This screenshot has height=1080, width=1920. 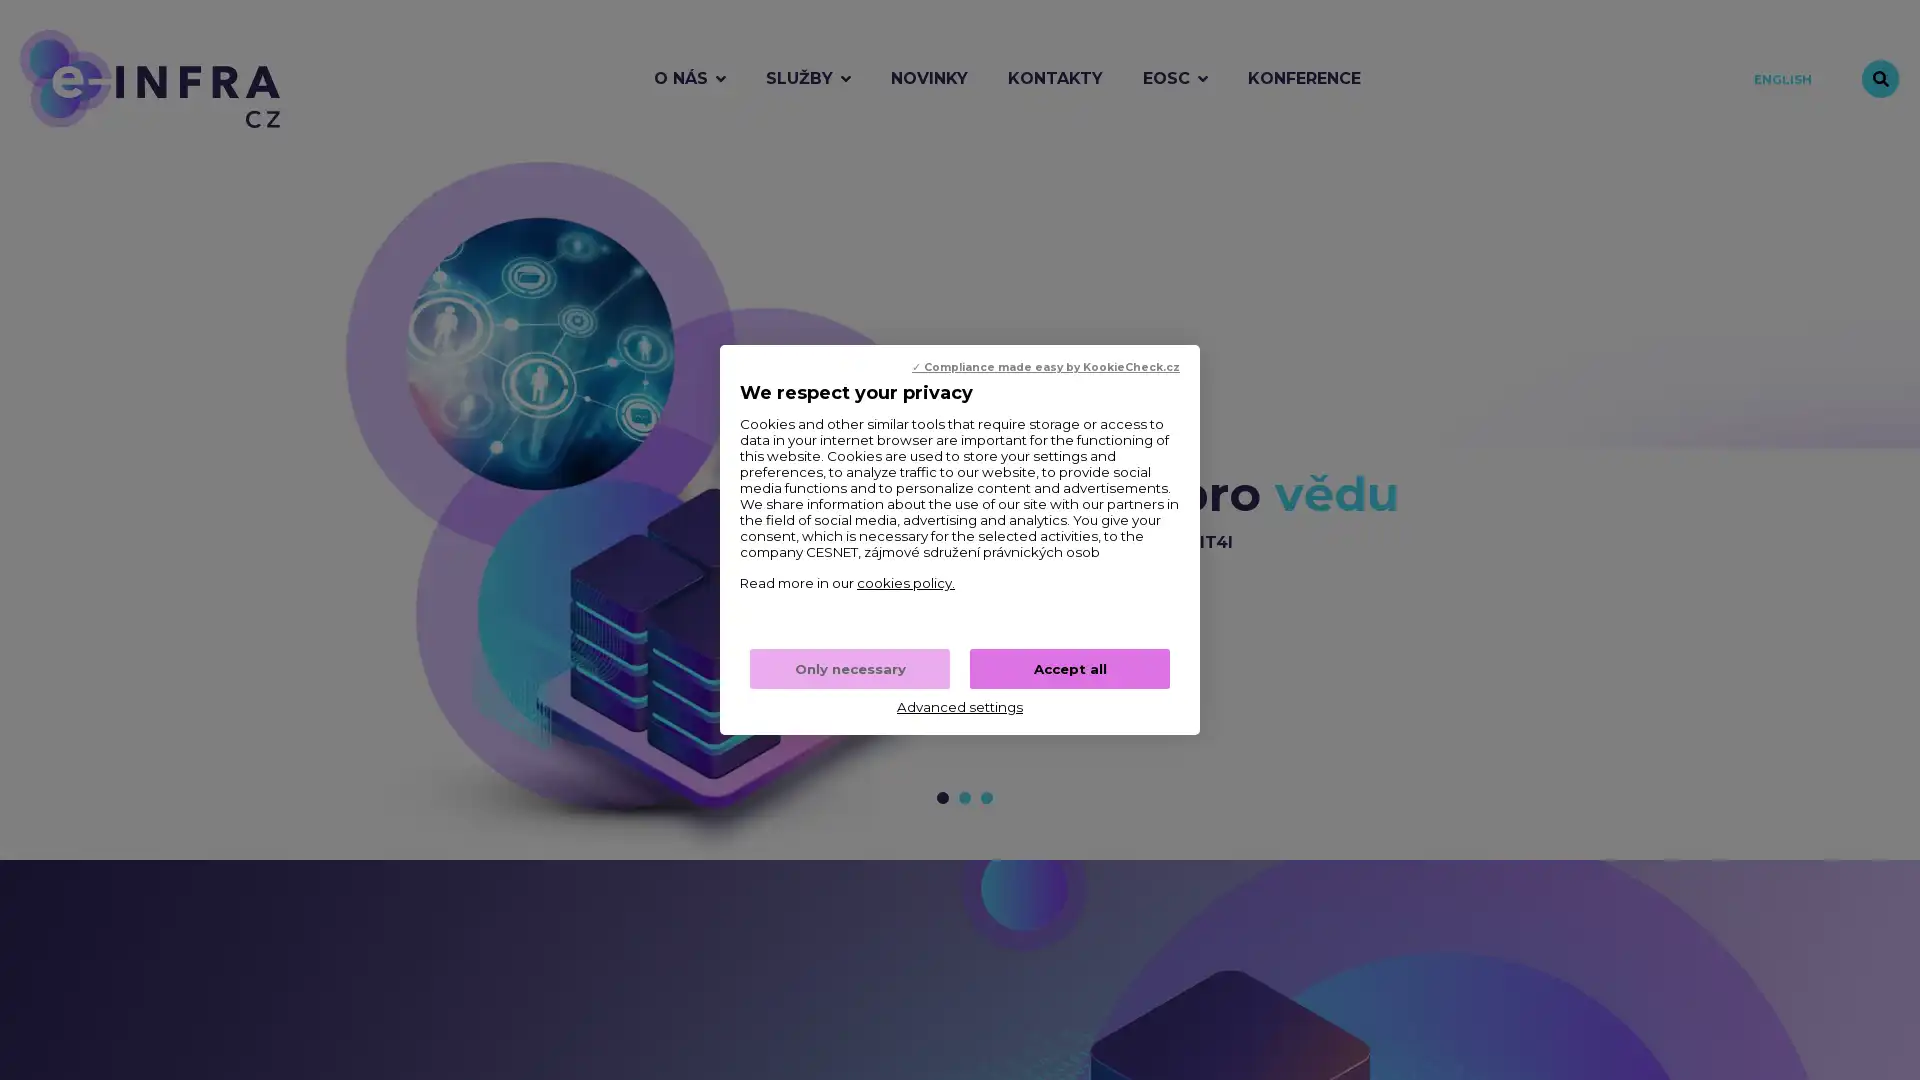 I want to click on Vyhledavani, so click(x=1880, y=77).